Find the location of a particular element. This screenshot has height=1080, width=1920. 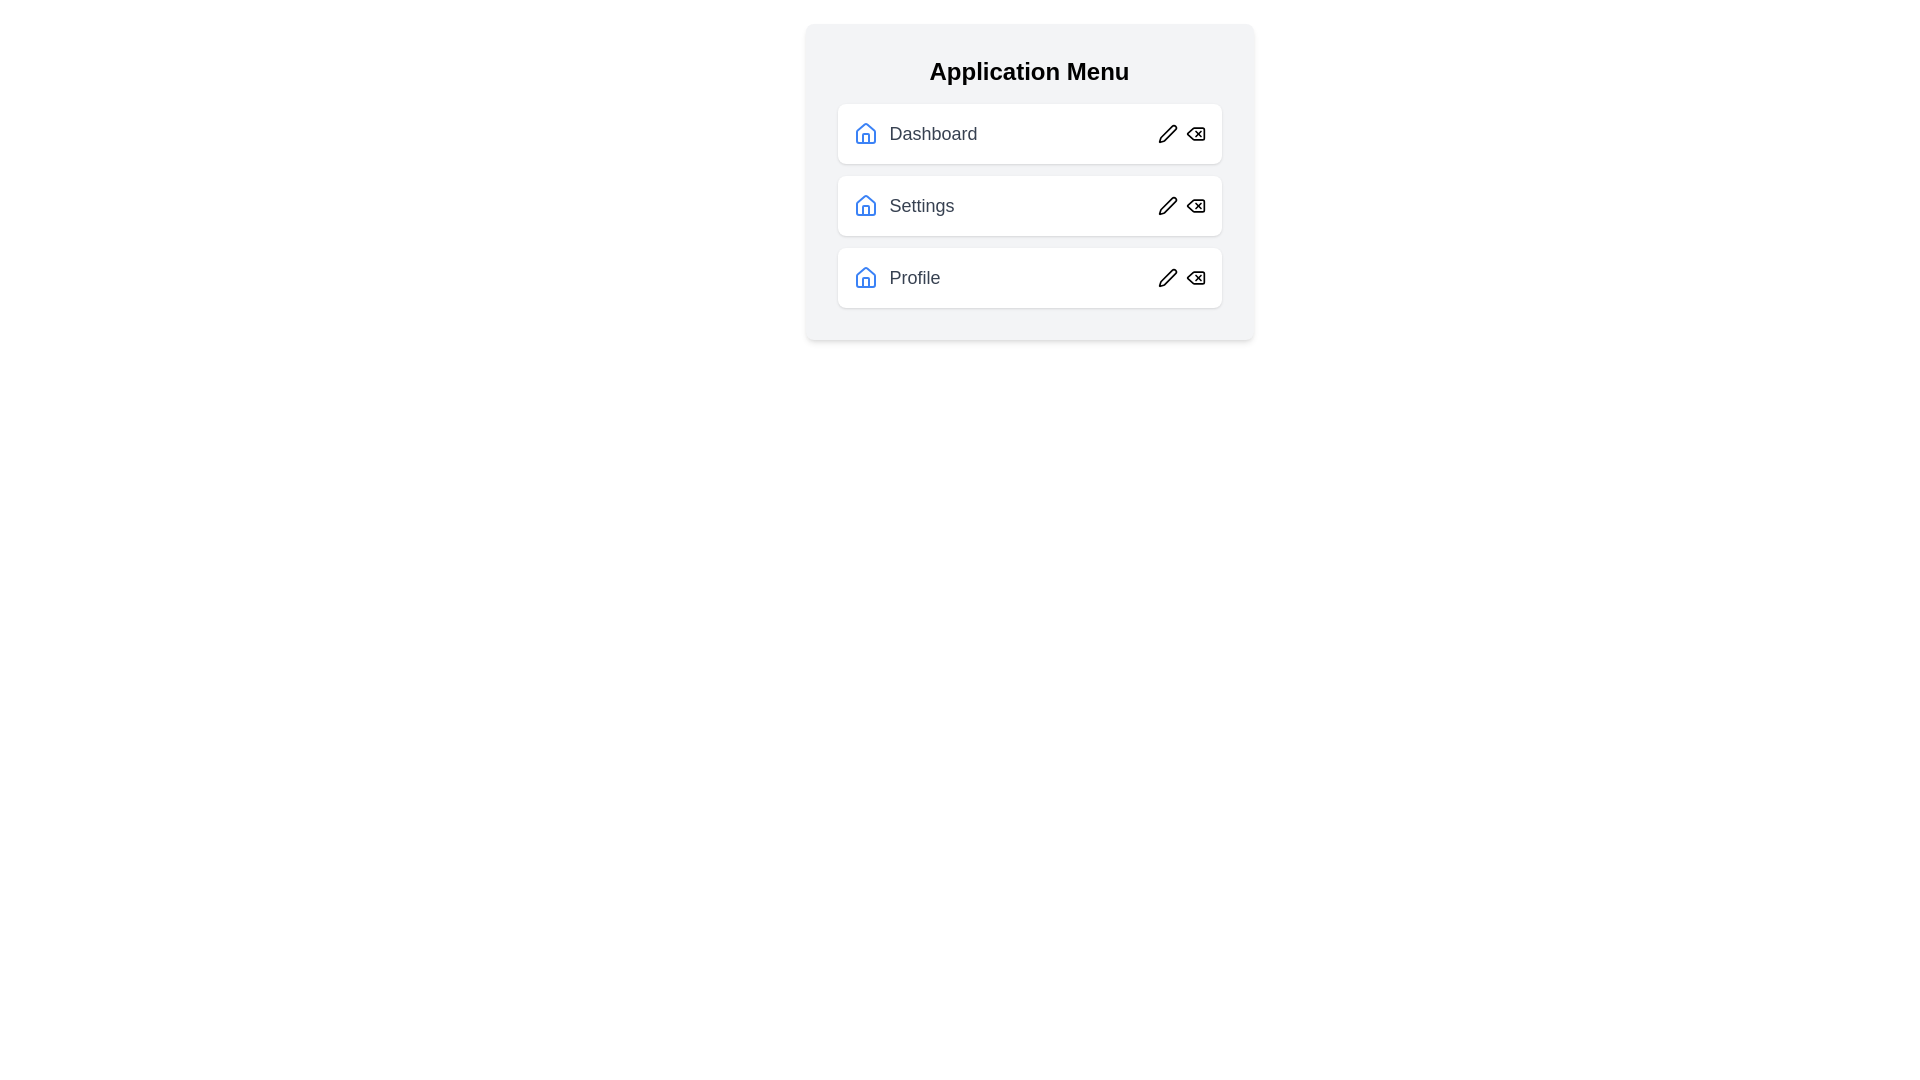

the 'Settings' text label, which is styled in soft gray and positioned centrally in the second row of the vertically stacked menu, next to a blue house icon is located at coordinates (920, 205).